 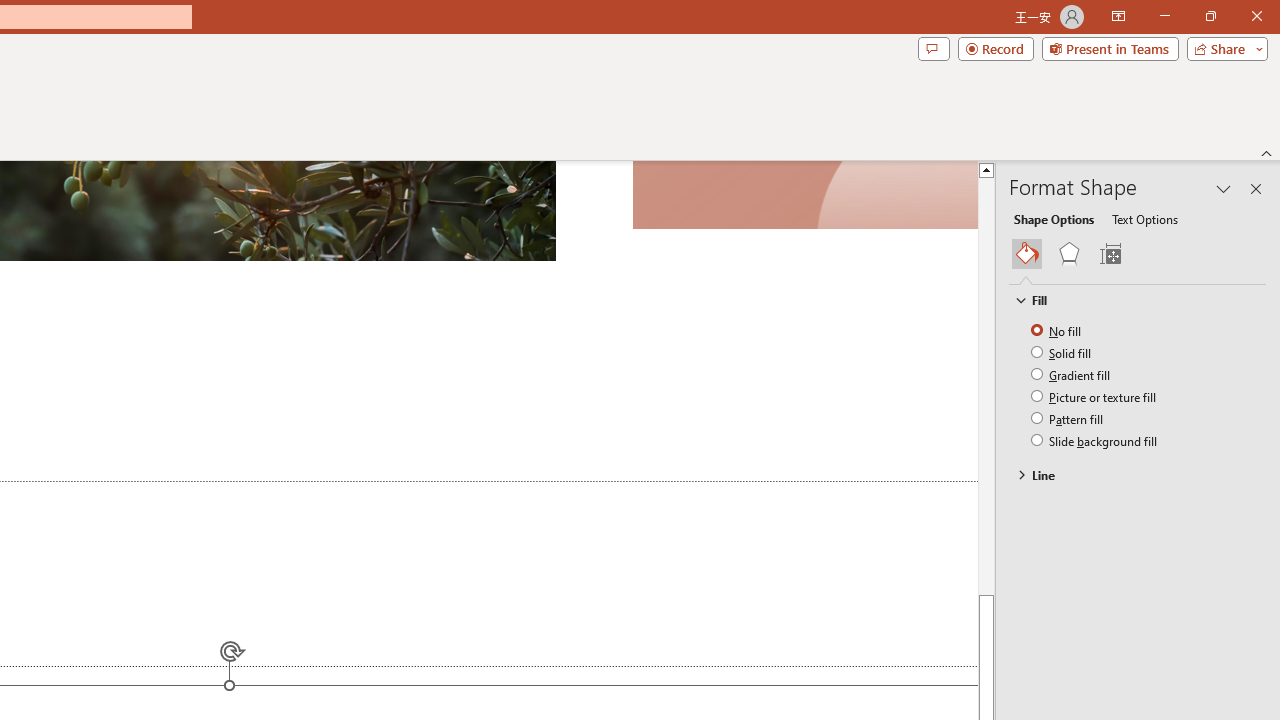 I want to click on 'Fill & Line', so click(x=1027, y=253).